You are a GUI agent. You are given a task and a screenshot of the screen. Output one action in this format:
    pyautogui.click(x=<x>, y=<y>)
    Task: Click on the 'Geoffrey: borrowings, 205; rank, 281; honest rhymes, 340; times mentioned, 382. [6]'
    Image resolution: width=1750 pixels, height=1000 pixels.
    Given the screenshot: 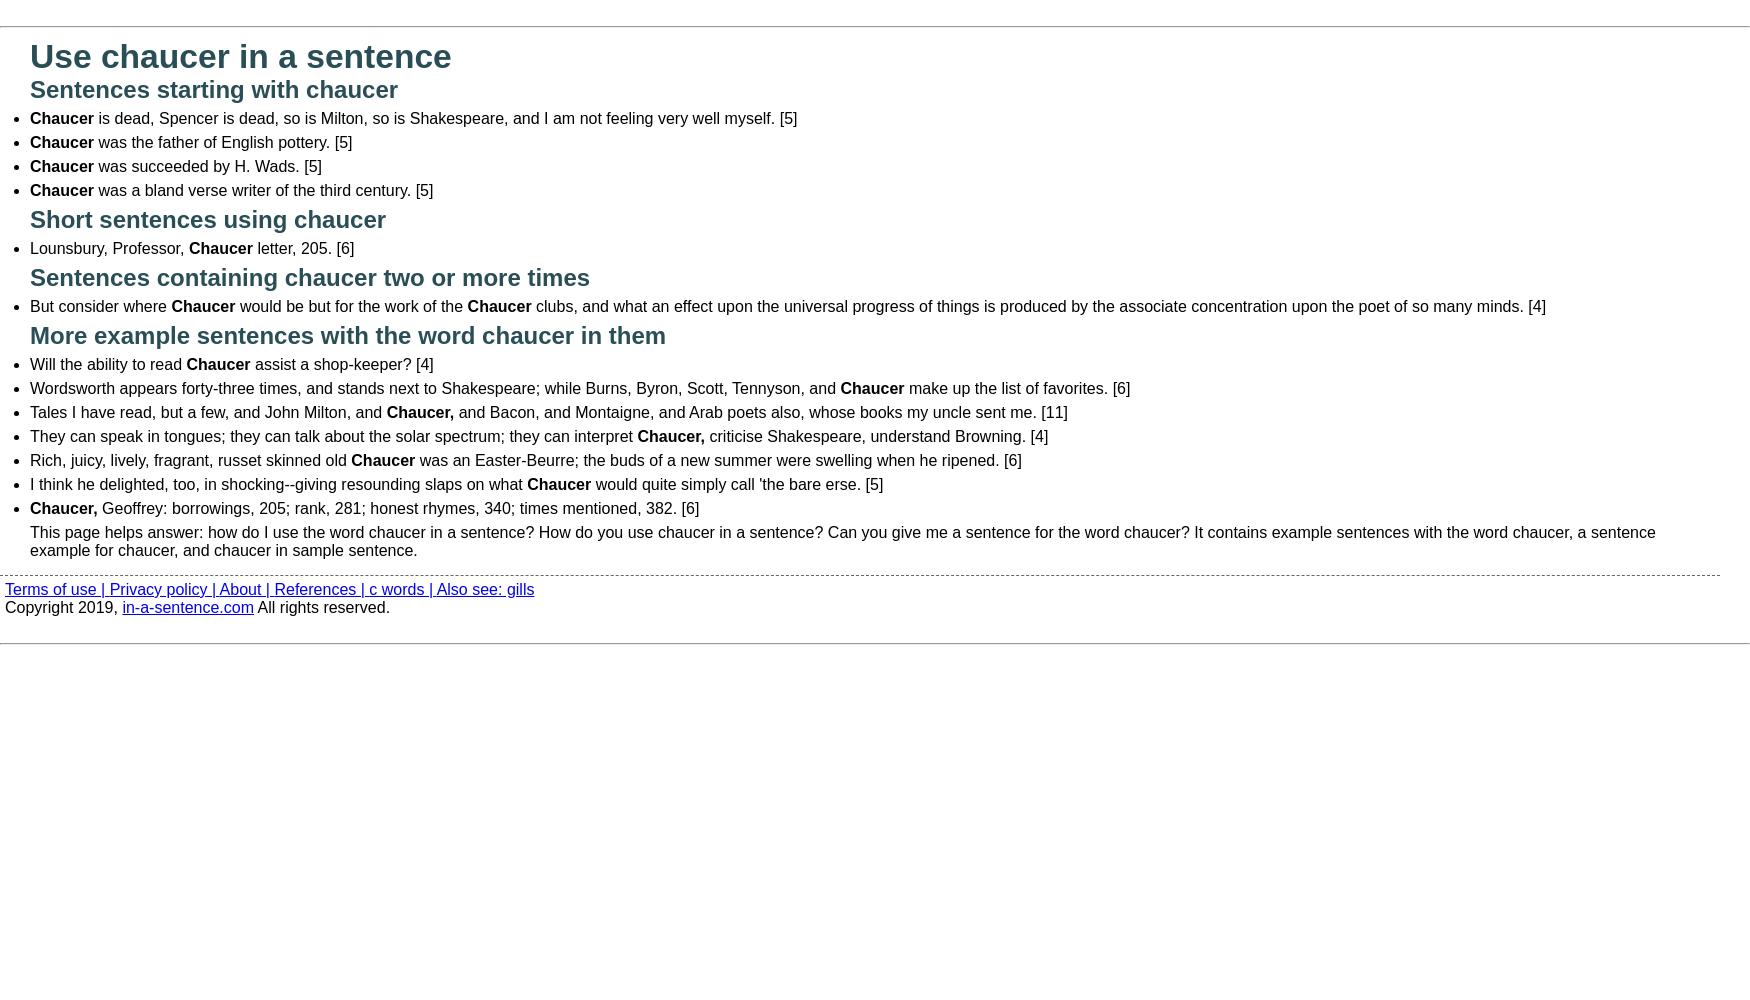 What is the action you would take?
    pyautogui.click(x=396, y=508)
    